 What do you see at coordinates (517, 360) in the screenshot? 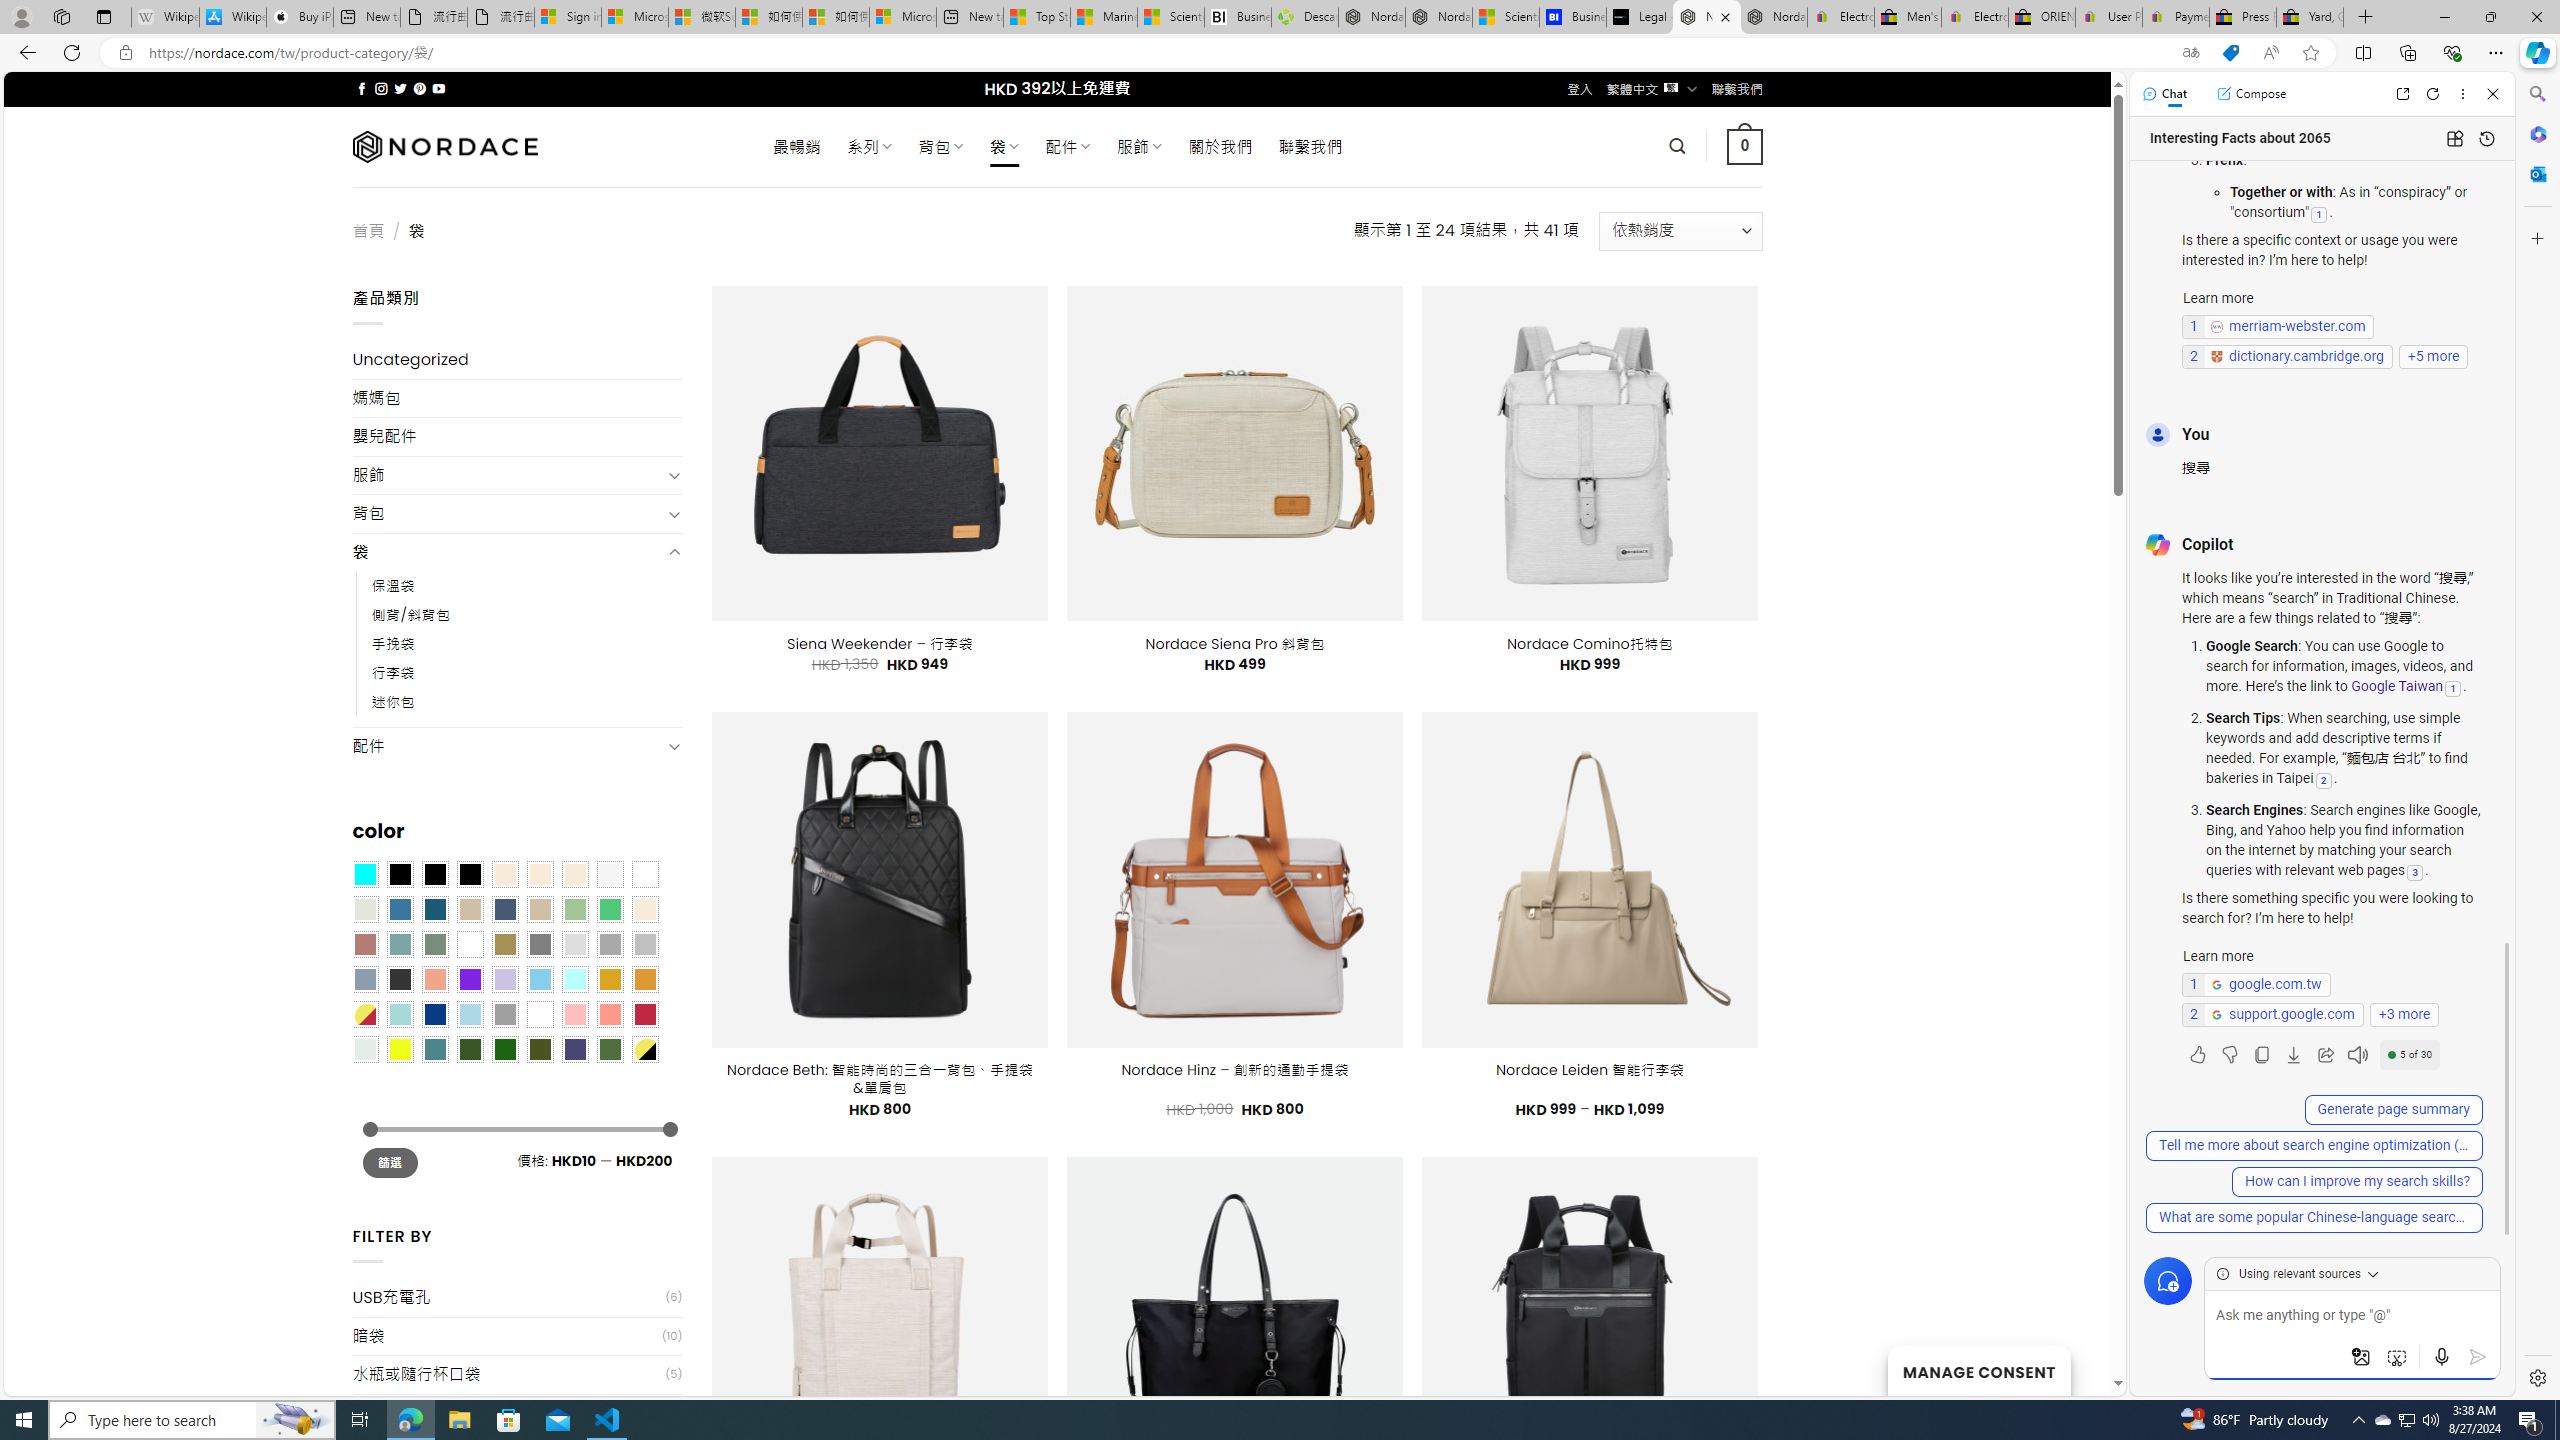
I see `'Uncategorized'` at bounding box center [517, 360].